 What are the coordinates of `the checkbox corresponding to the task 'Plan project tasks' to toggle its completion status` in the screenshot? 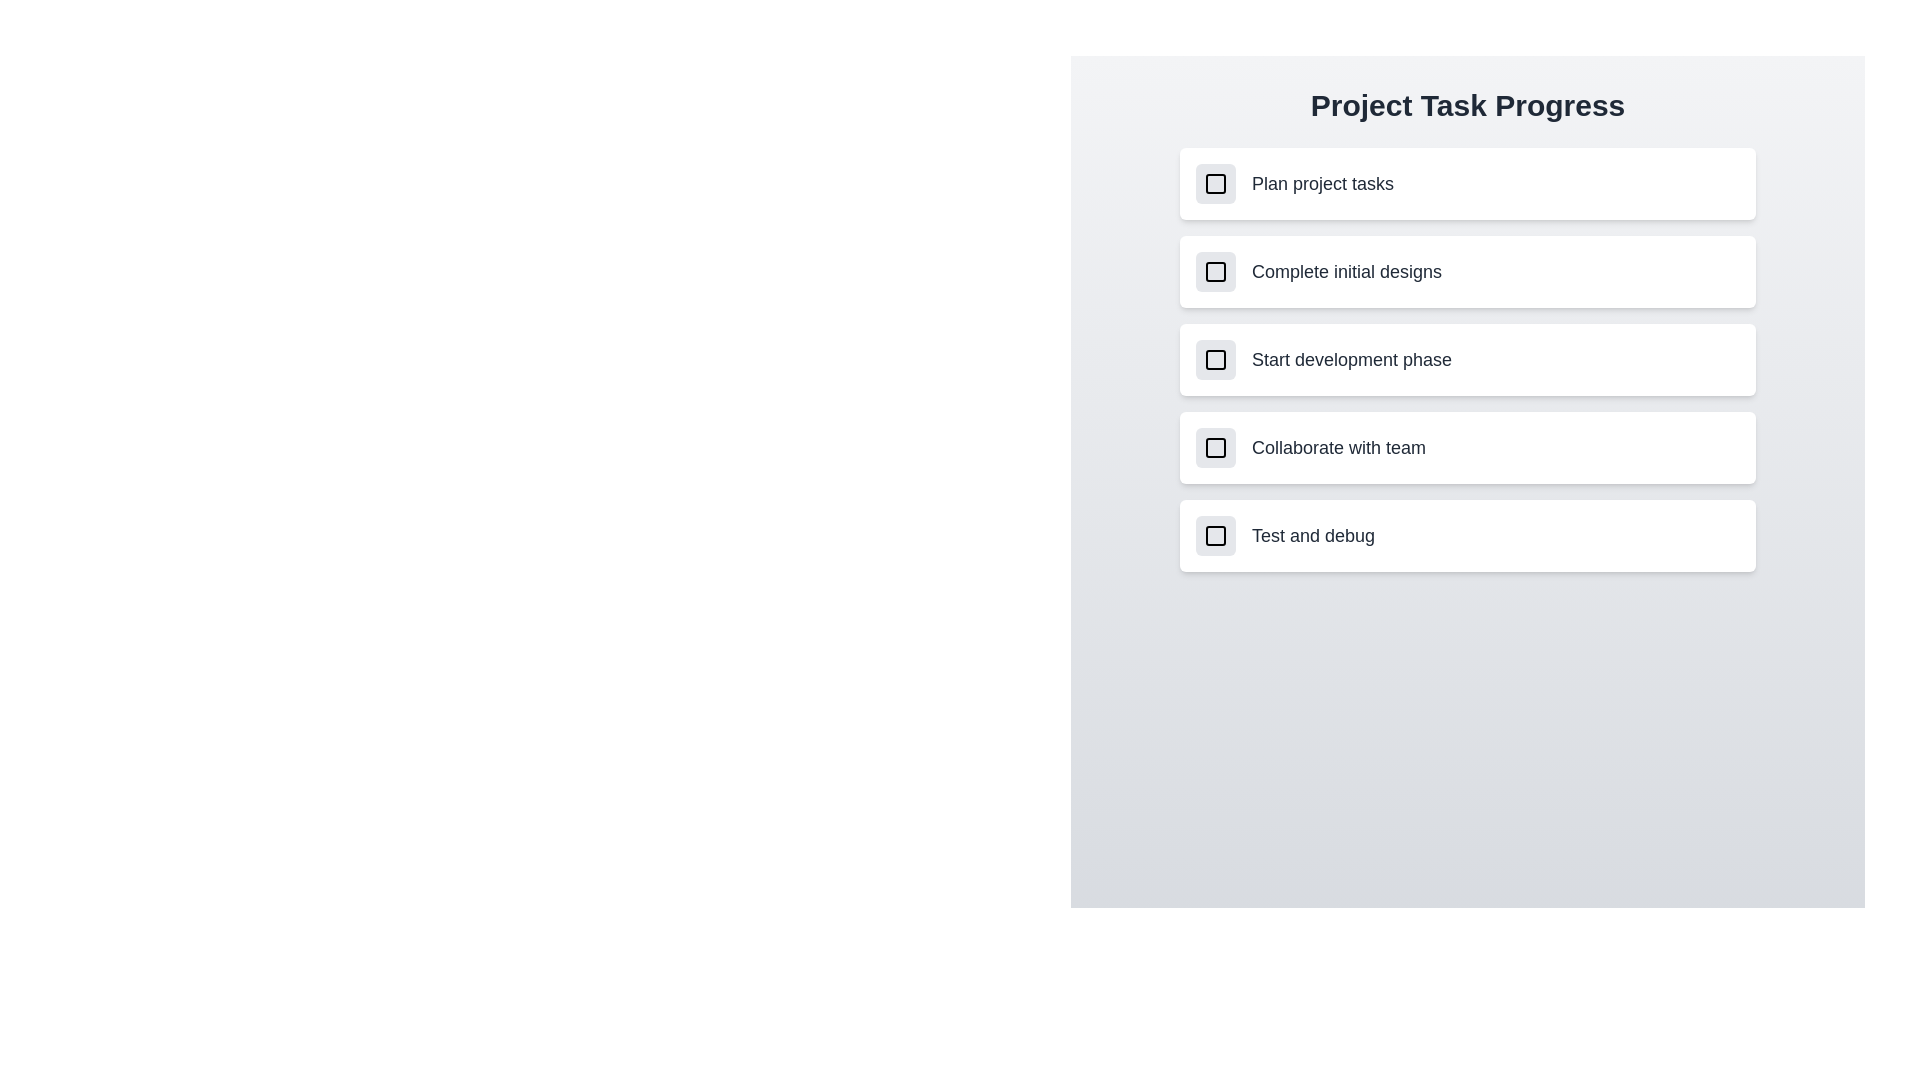 It's located at (1214, 184).